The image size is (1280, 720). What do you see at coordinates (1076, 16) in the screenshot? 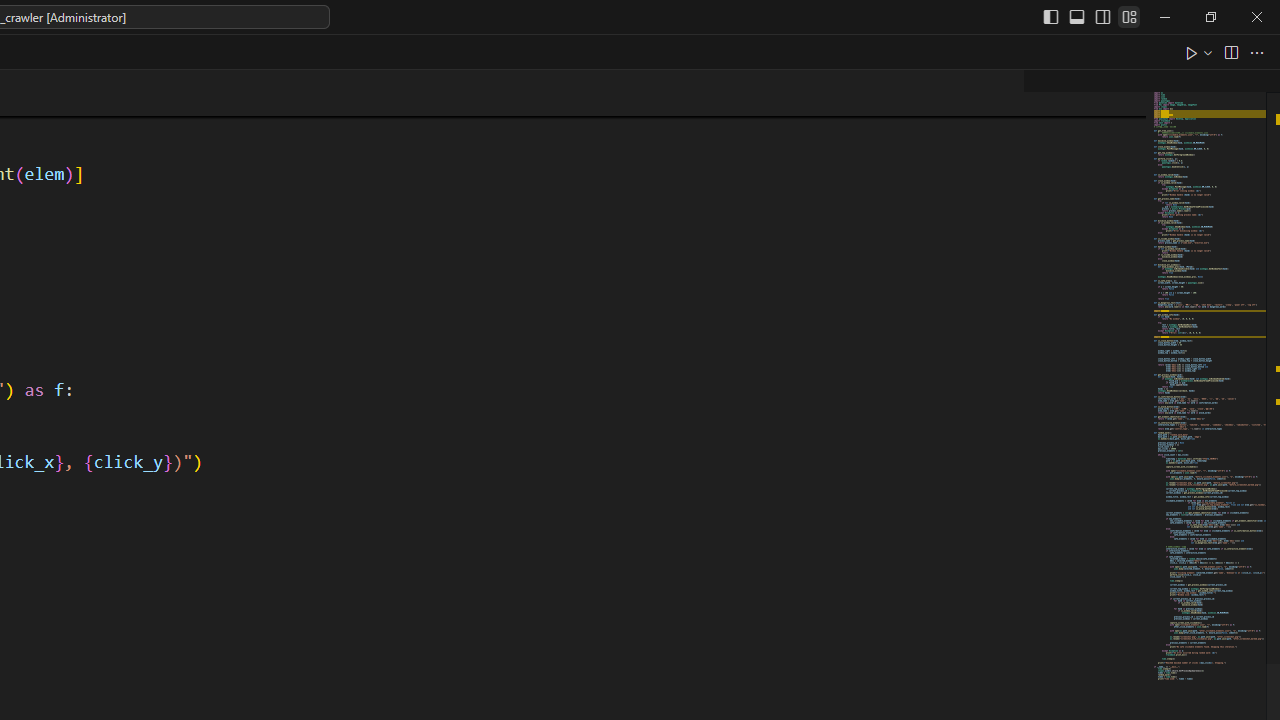
I see `'Toggle Panel (Ctrl+J)'` at bounding box center [1076, 16].